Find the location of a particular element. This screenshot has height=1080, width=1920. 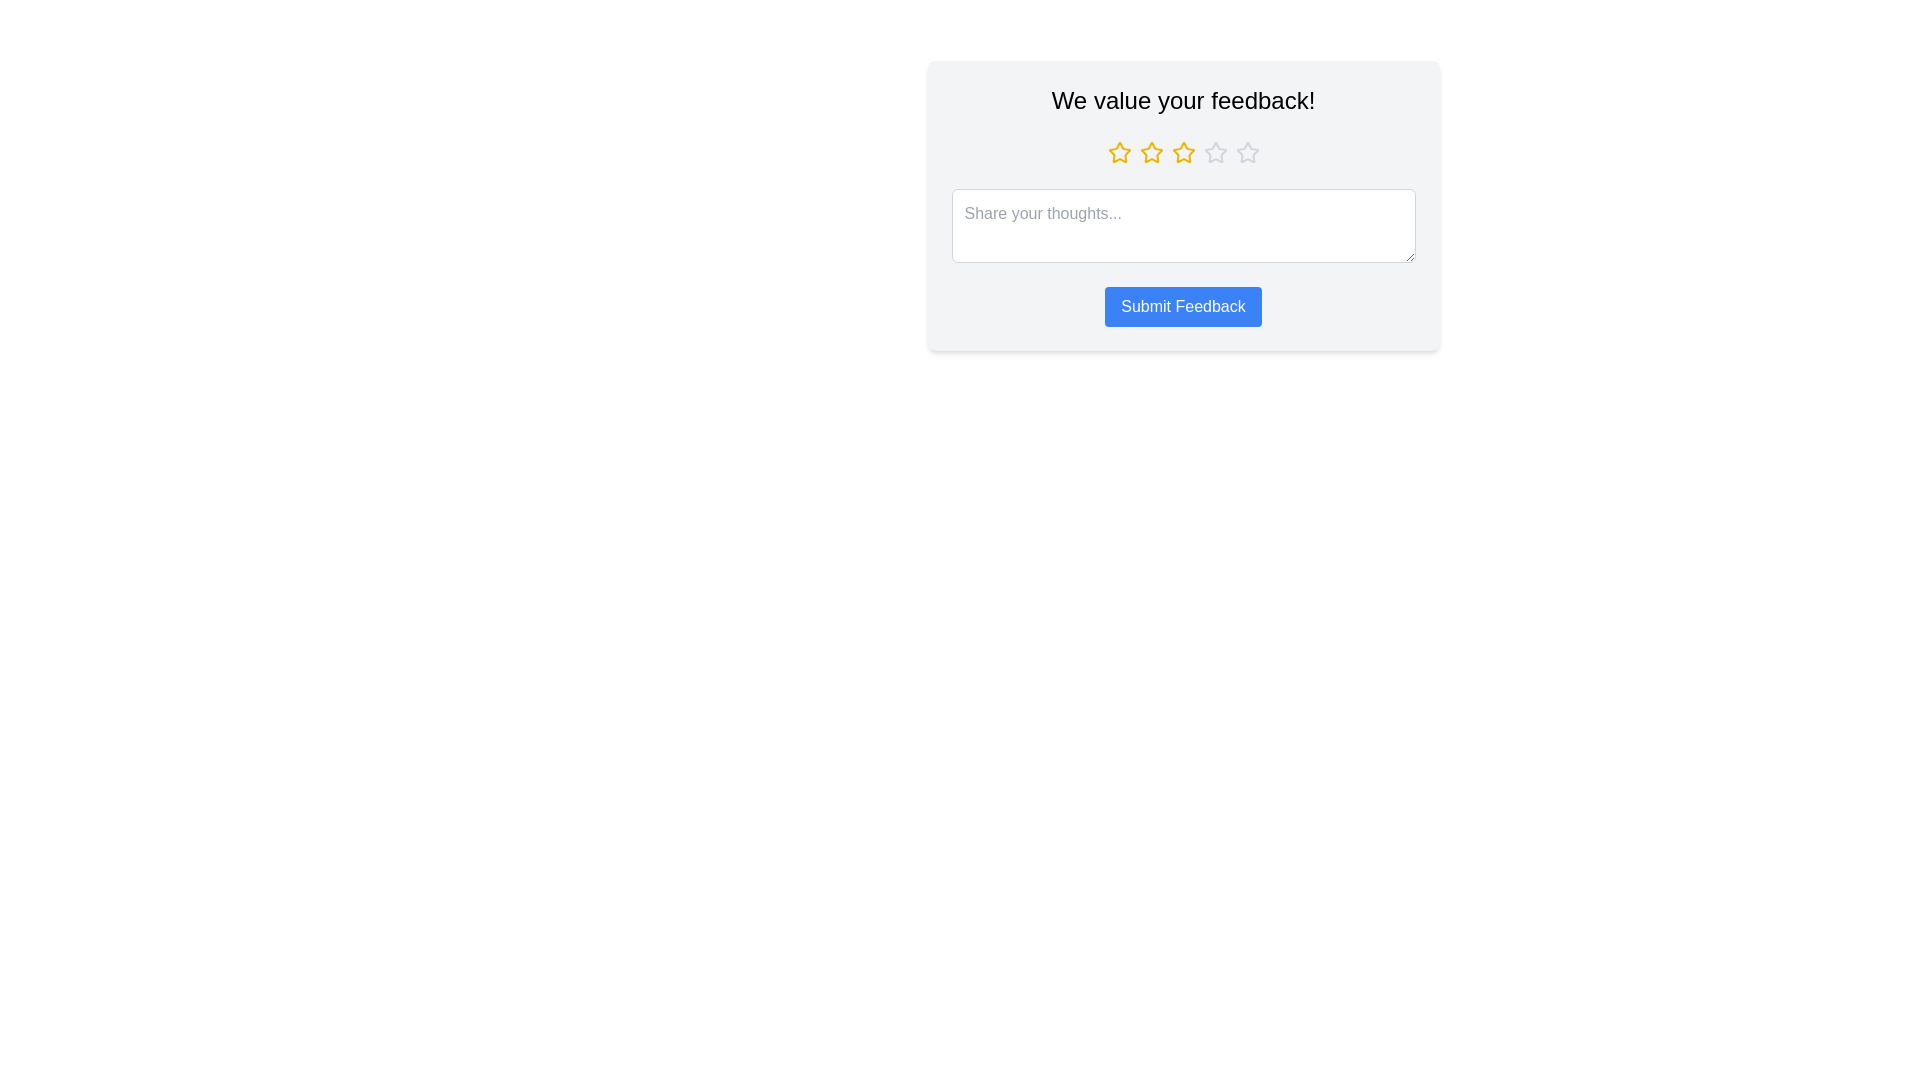

the left-most star icon in the rating system is located at coordinates (1118, 152).